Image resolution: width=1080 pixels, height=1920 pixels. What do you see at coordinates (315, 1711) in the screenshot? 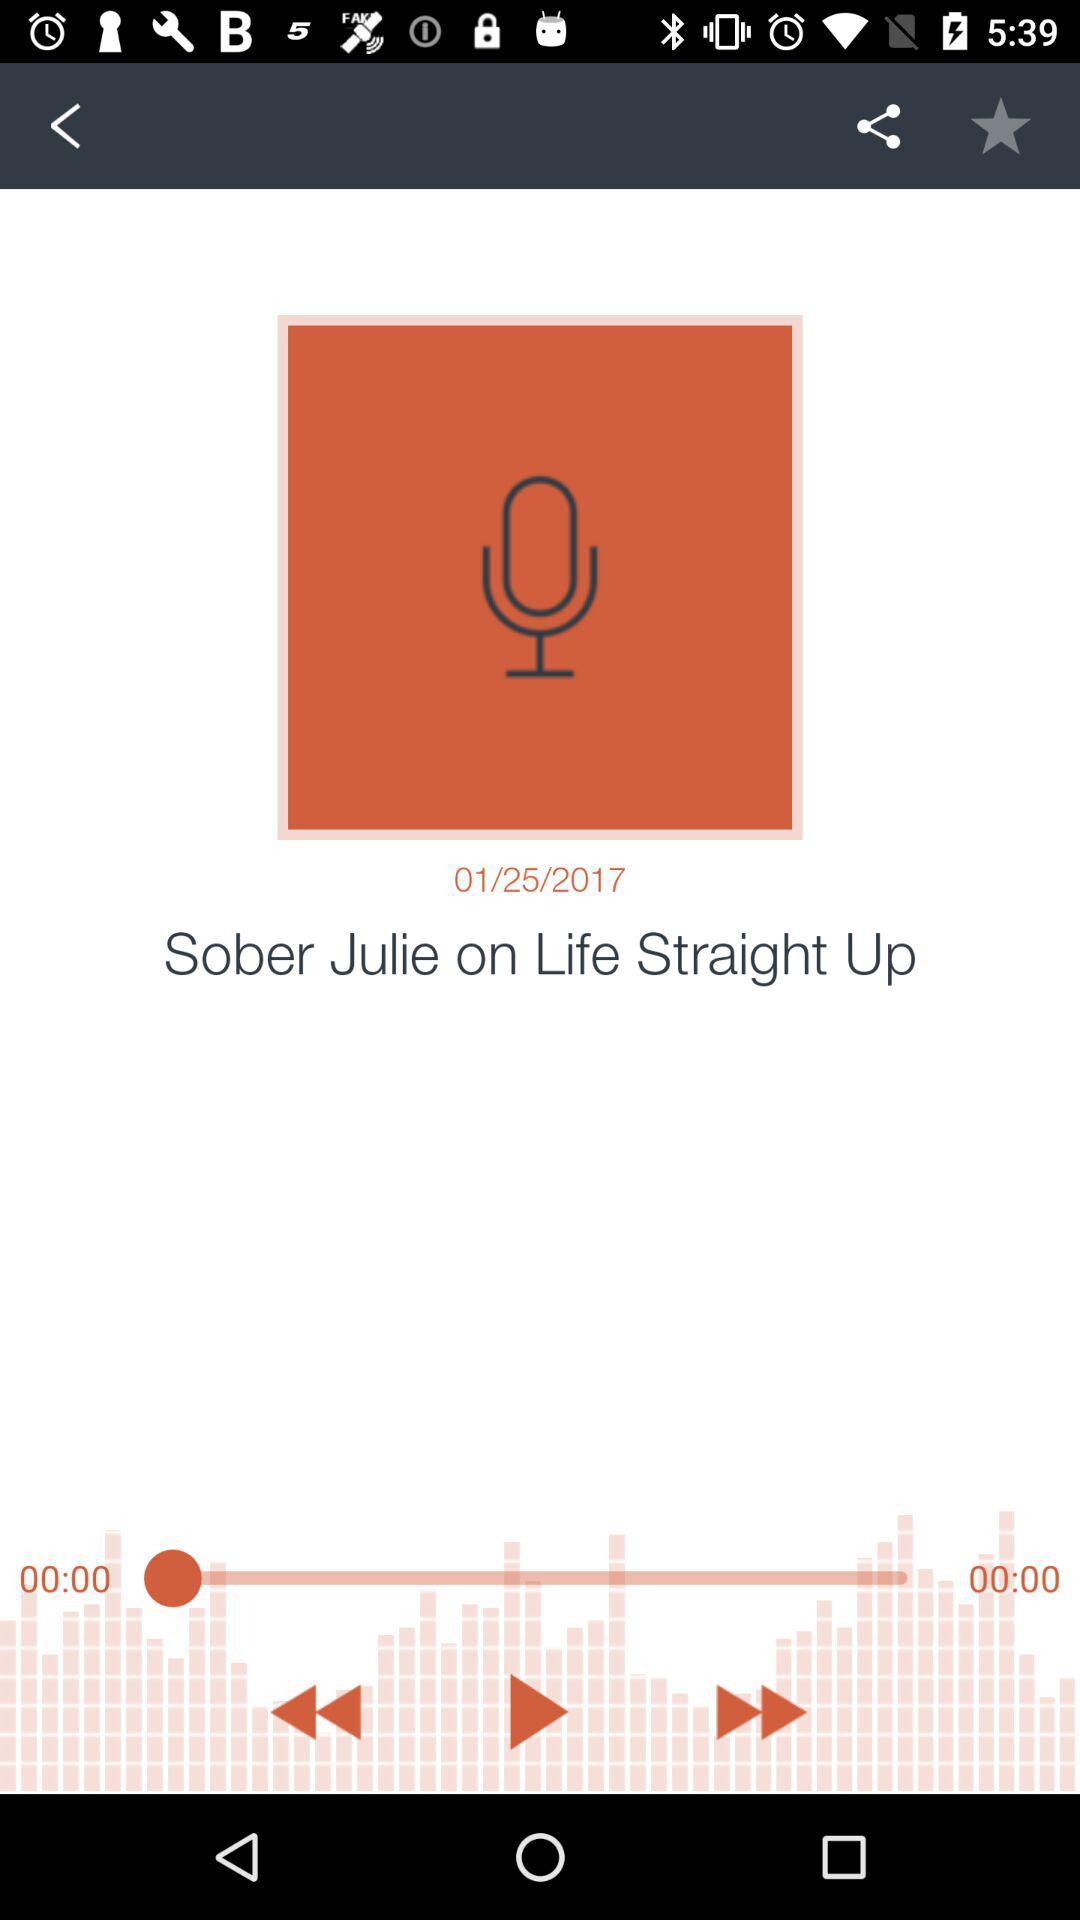
I see `the av_rewind icon` at bounding box center [315, 1711].